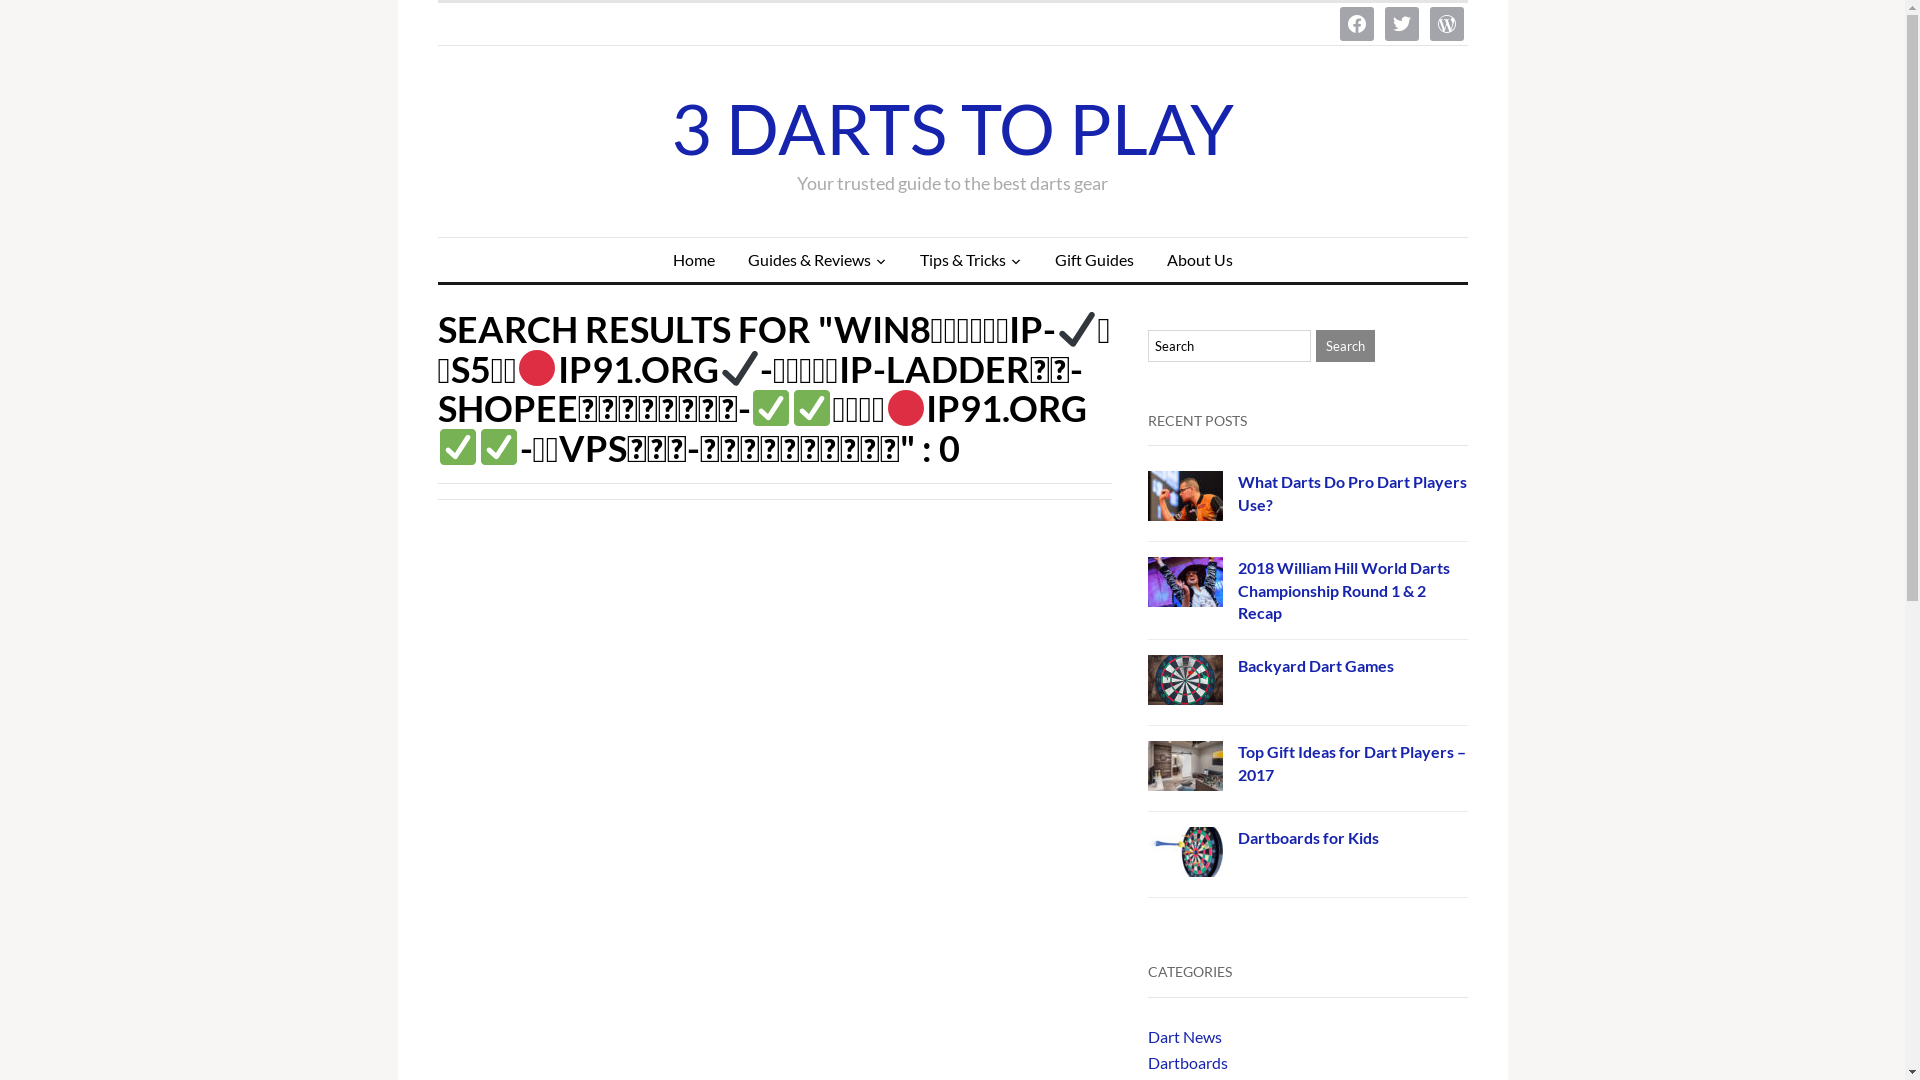  I want to click on 'About Us', so click(1200, 258).